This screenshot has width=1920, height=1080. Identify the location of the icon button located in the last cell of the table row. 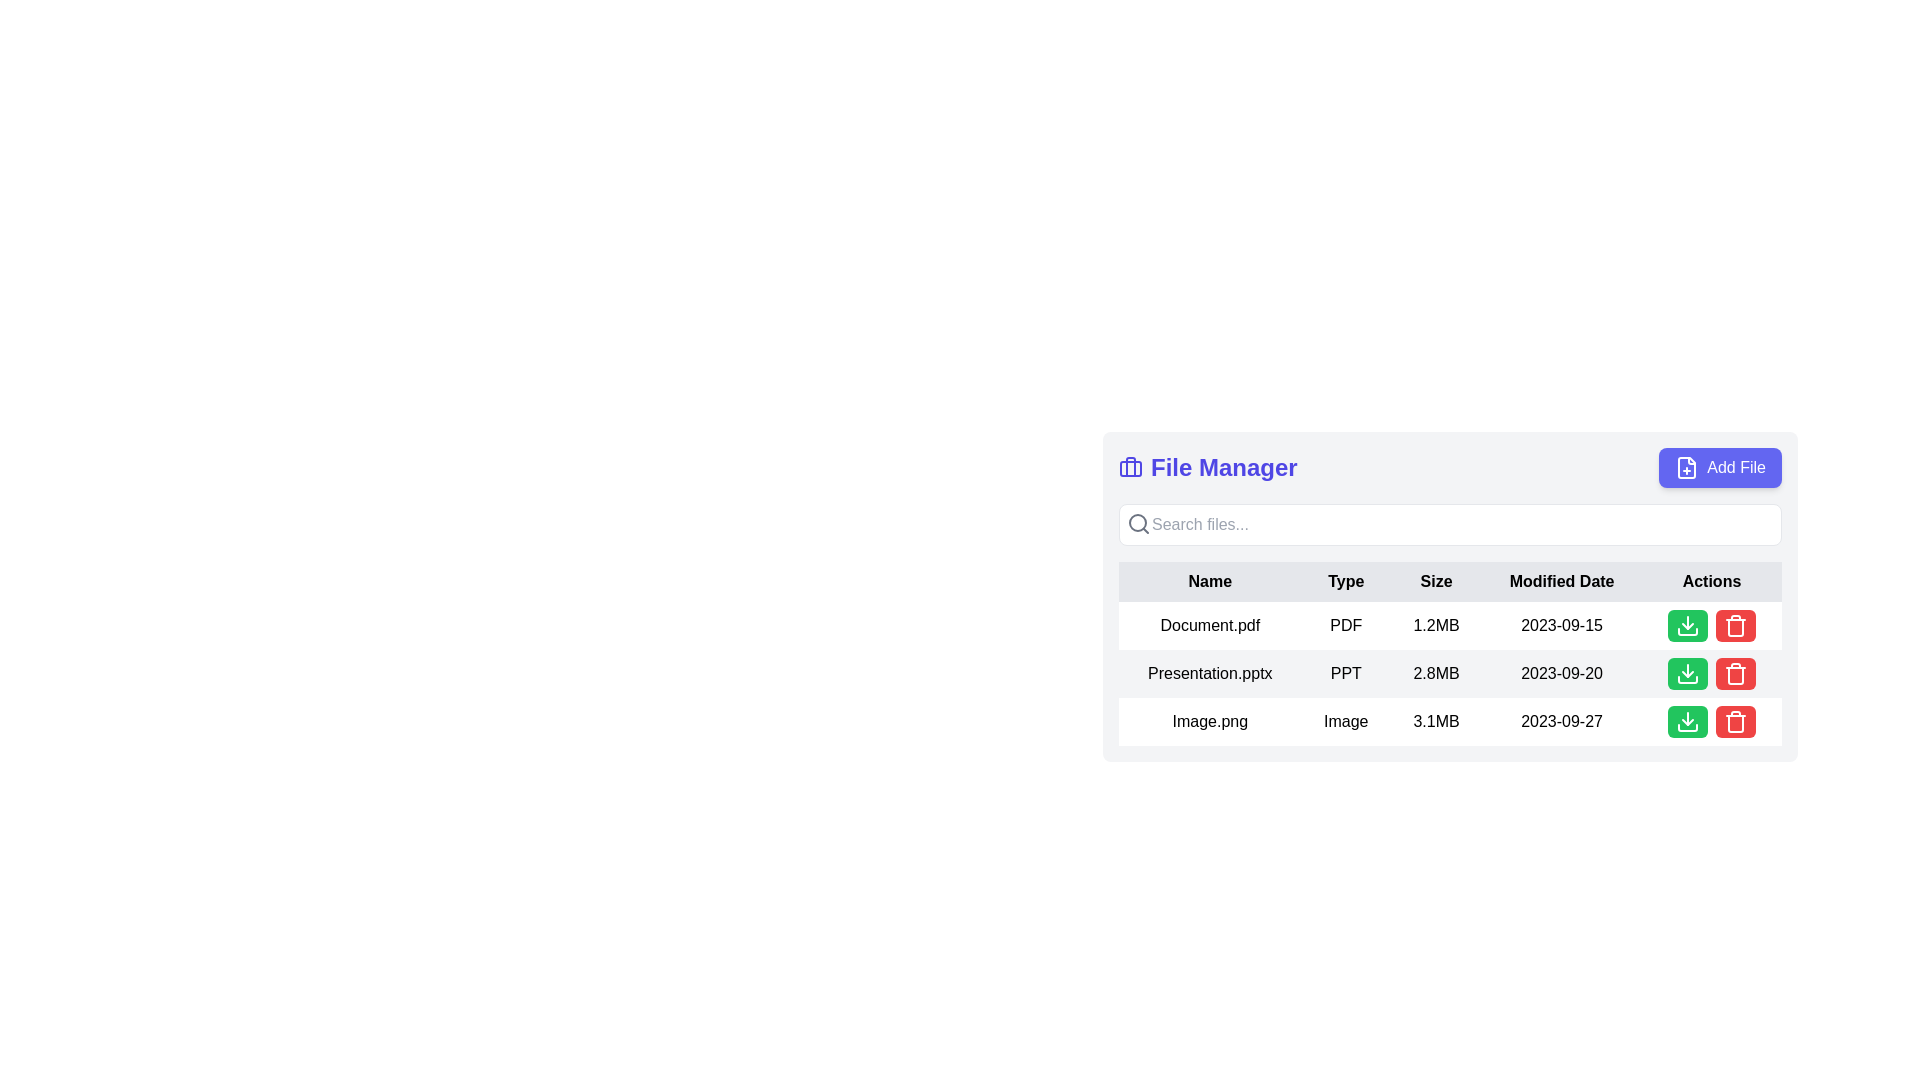
(1735, 674).